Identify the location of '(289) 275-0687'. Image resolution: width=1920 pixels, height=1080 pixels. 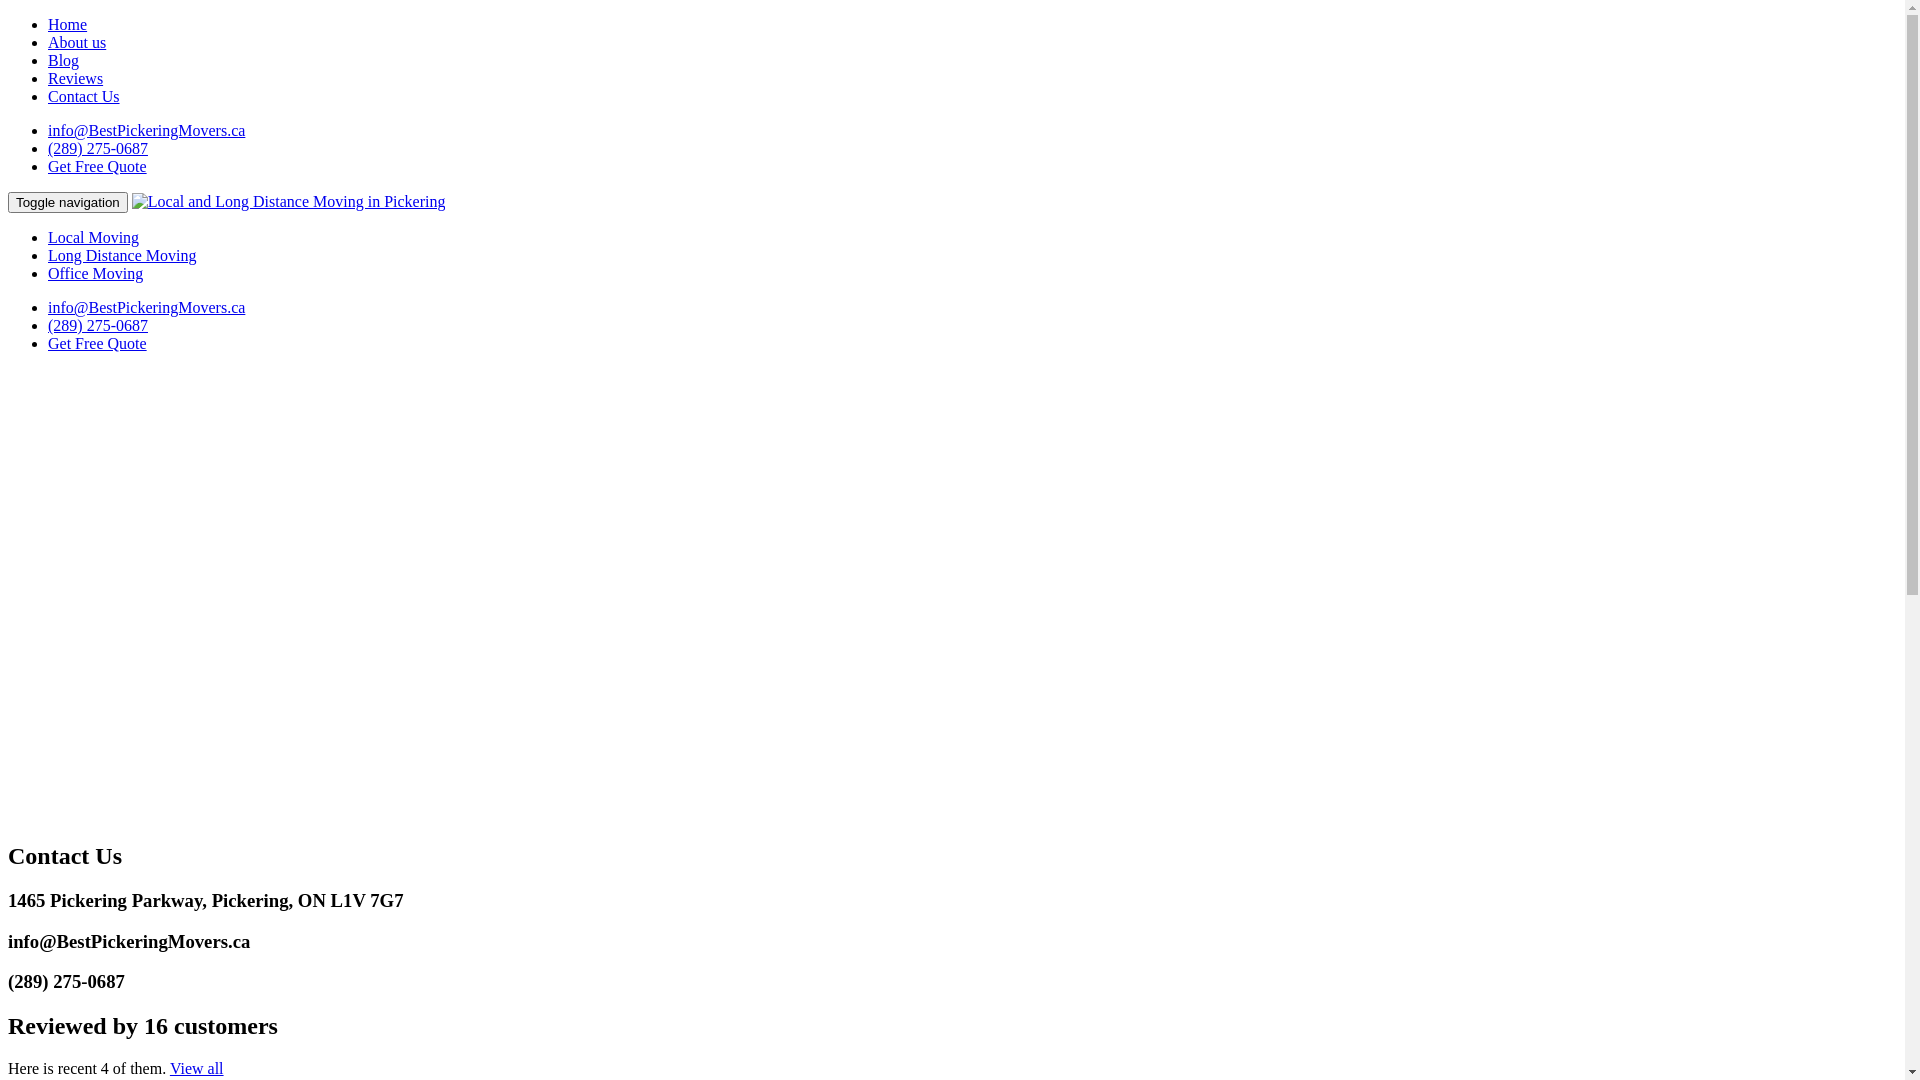
(96, 147).